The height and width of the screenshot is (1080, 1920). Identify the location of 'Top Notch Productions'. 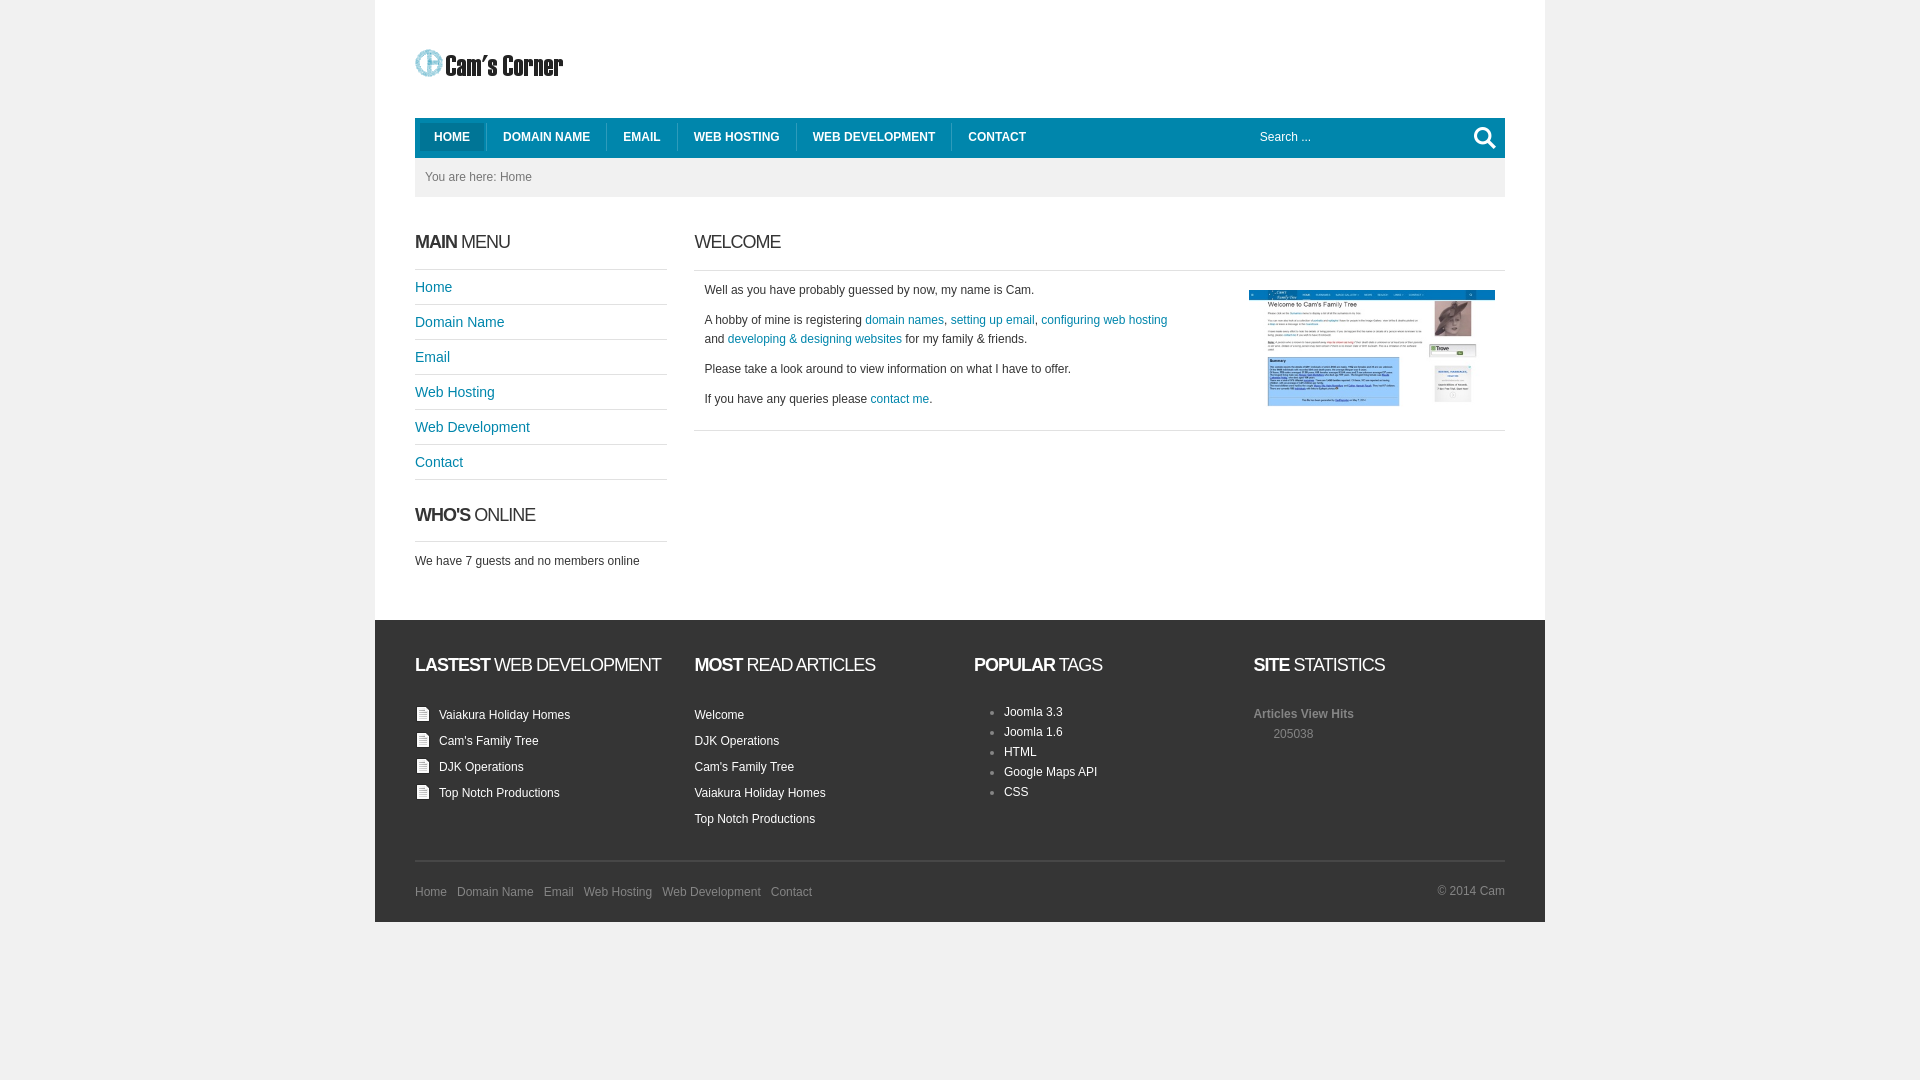
(499, 792).